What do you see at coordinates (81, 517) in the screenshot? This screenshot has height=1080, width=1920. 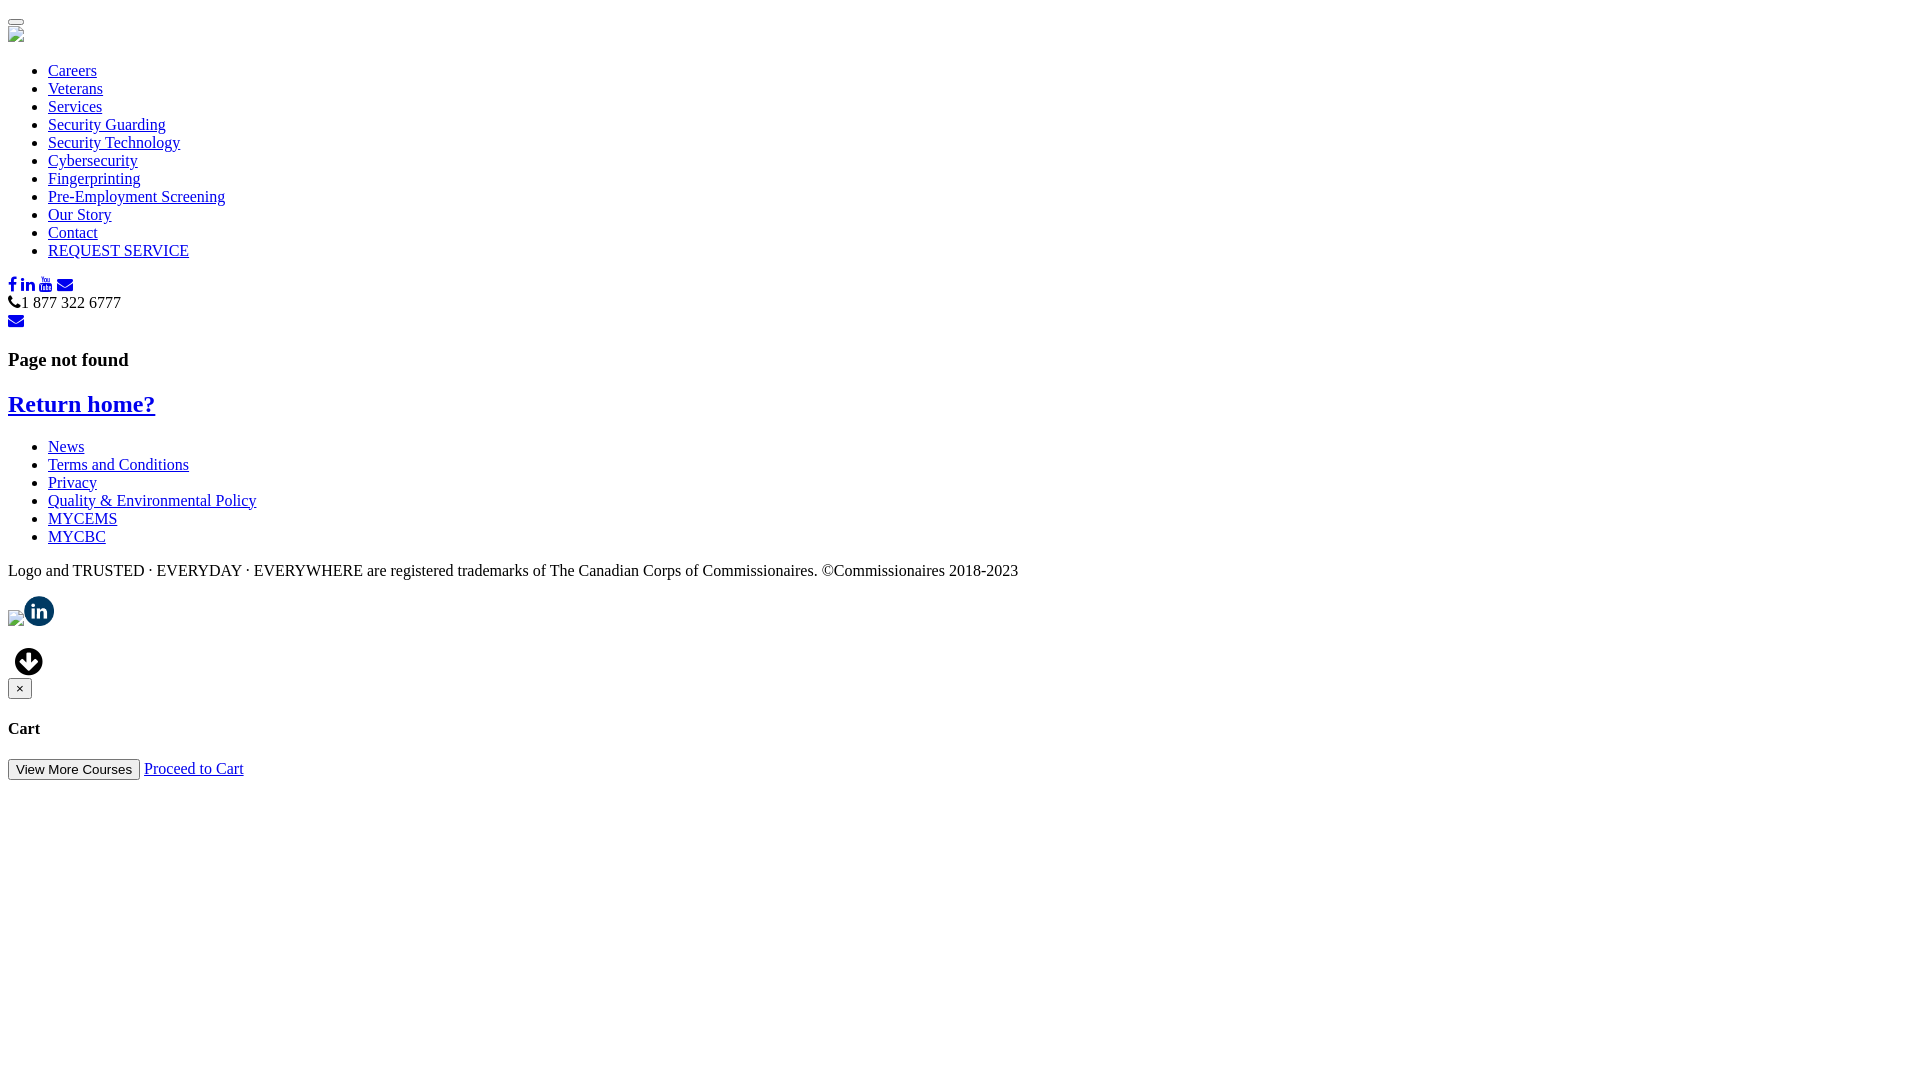 I see `'MYCEMS'` at bounding box center [81, 517].